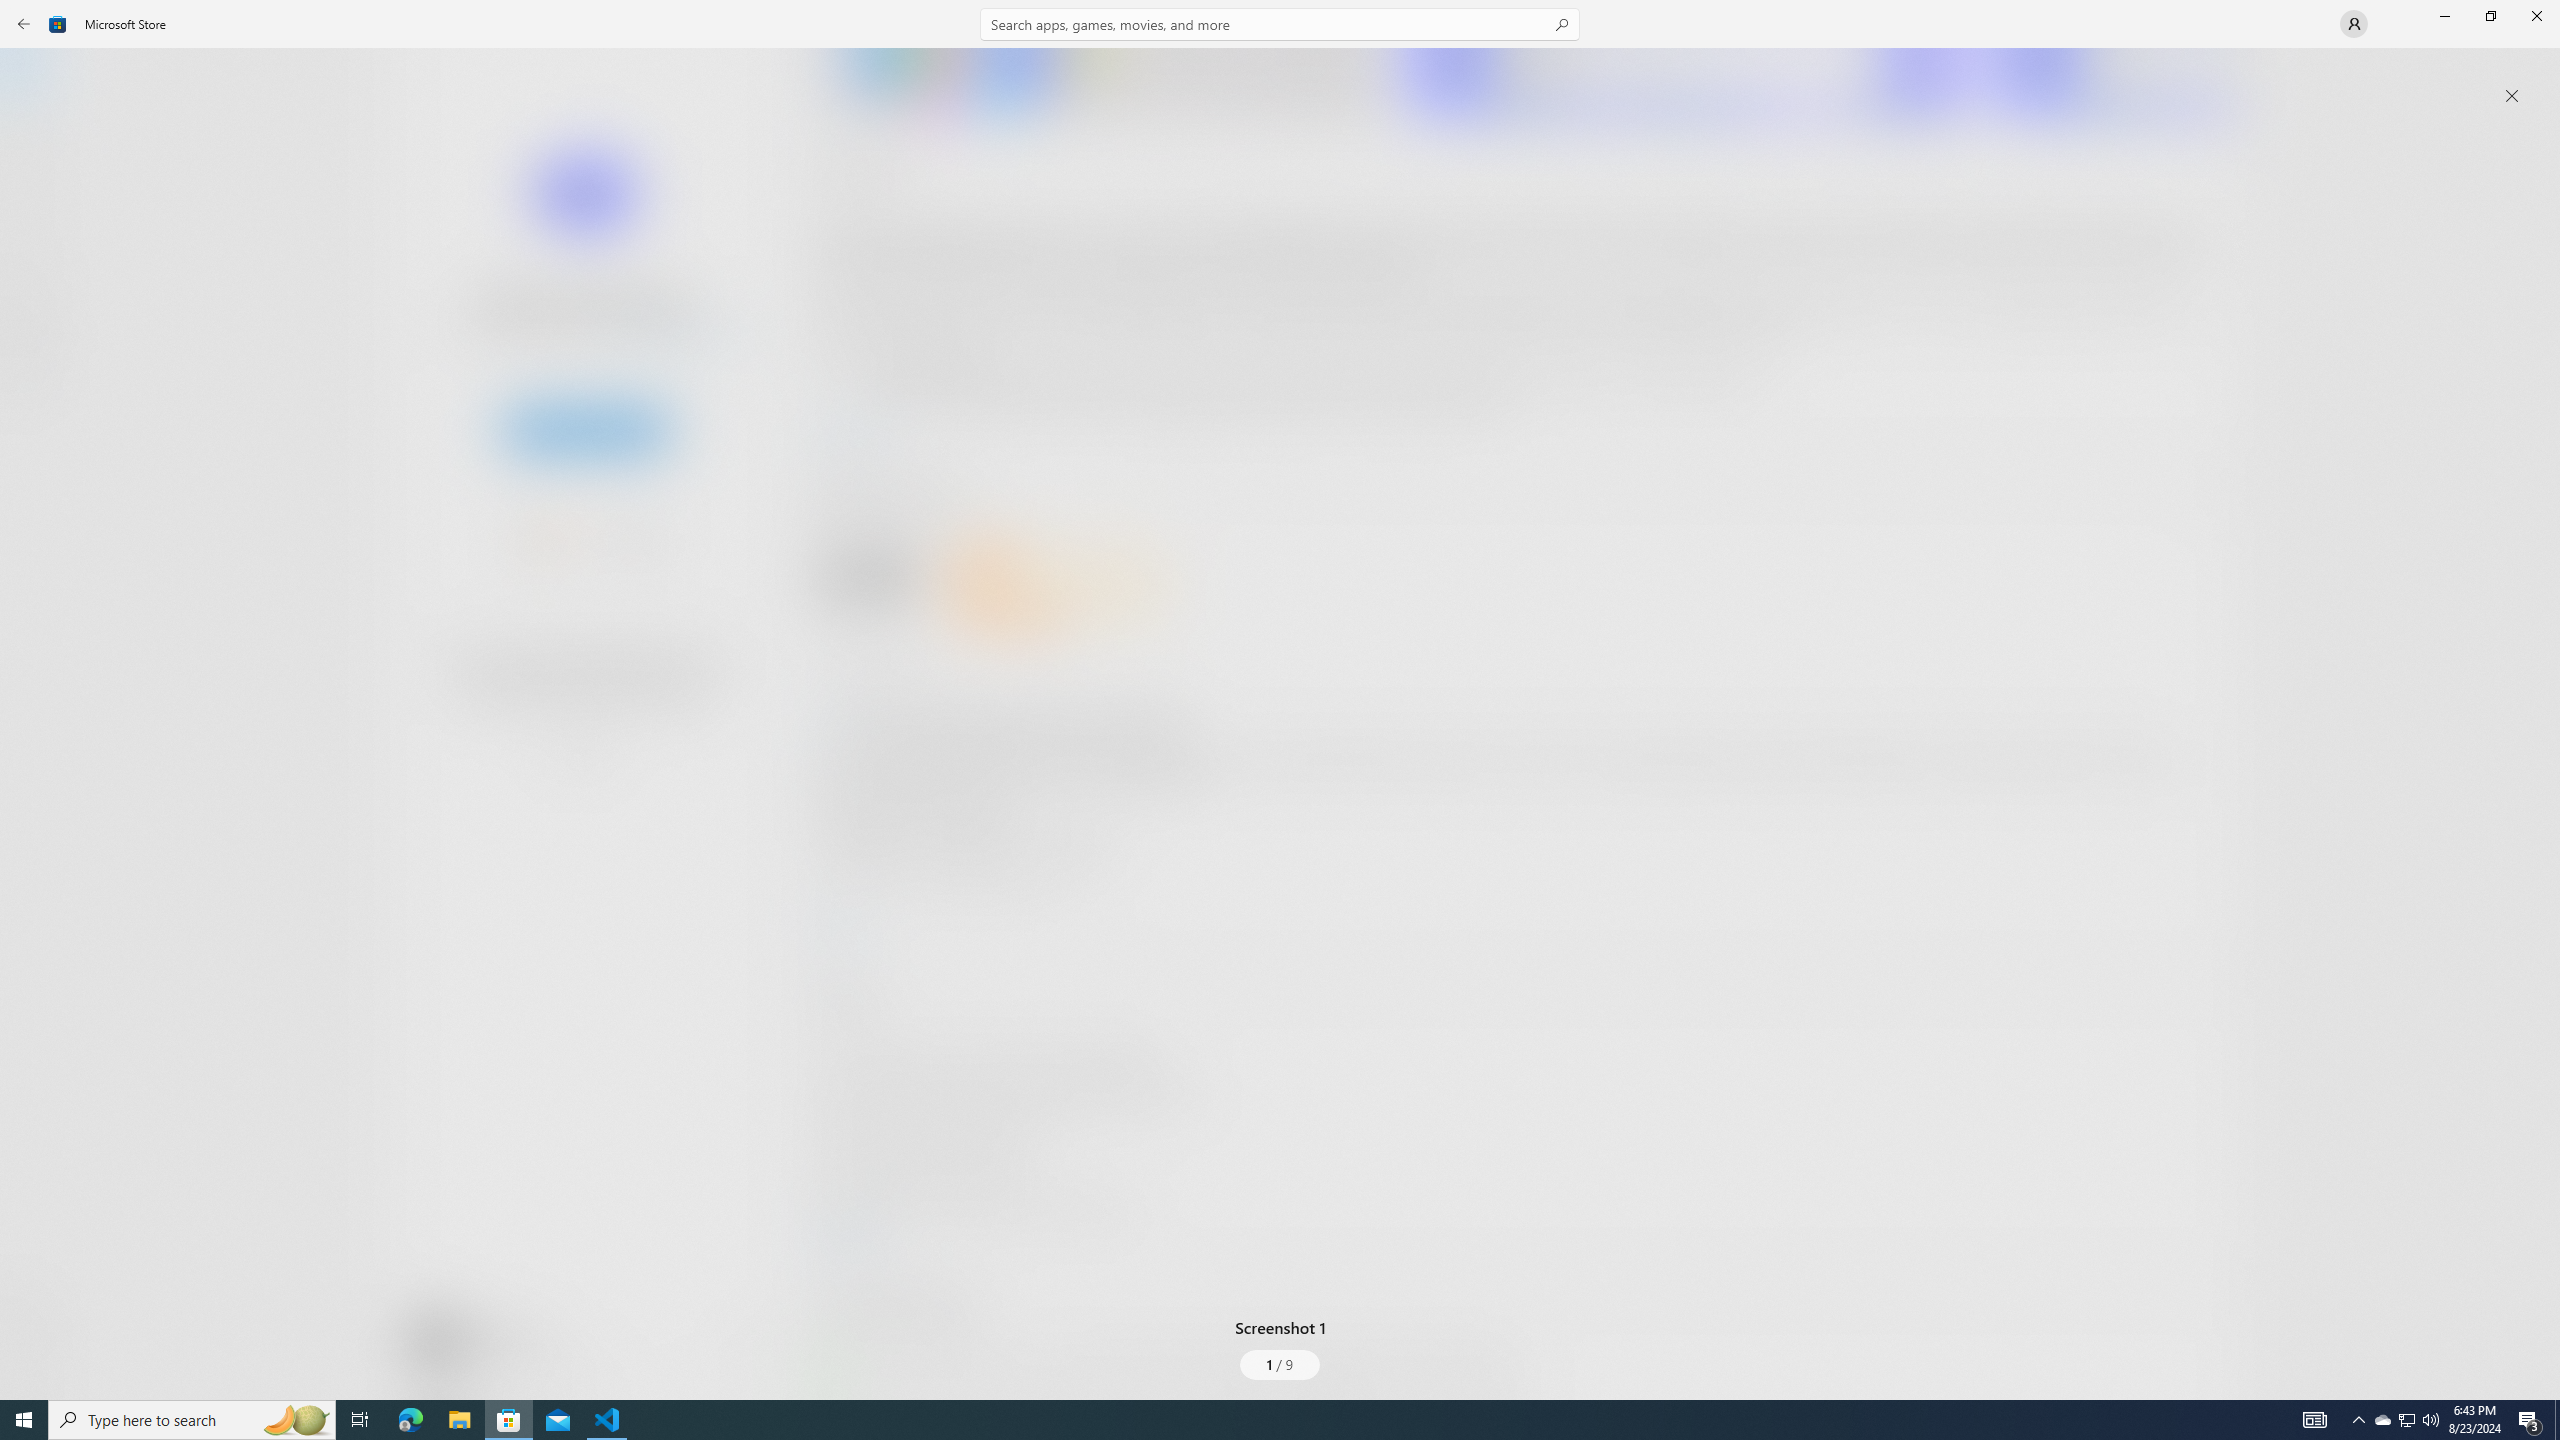 The height and width of the screenshot is (1440, 2560). I want to click on 'Home', so click(34, 78).